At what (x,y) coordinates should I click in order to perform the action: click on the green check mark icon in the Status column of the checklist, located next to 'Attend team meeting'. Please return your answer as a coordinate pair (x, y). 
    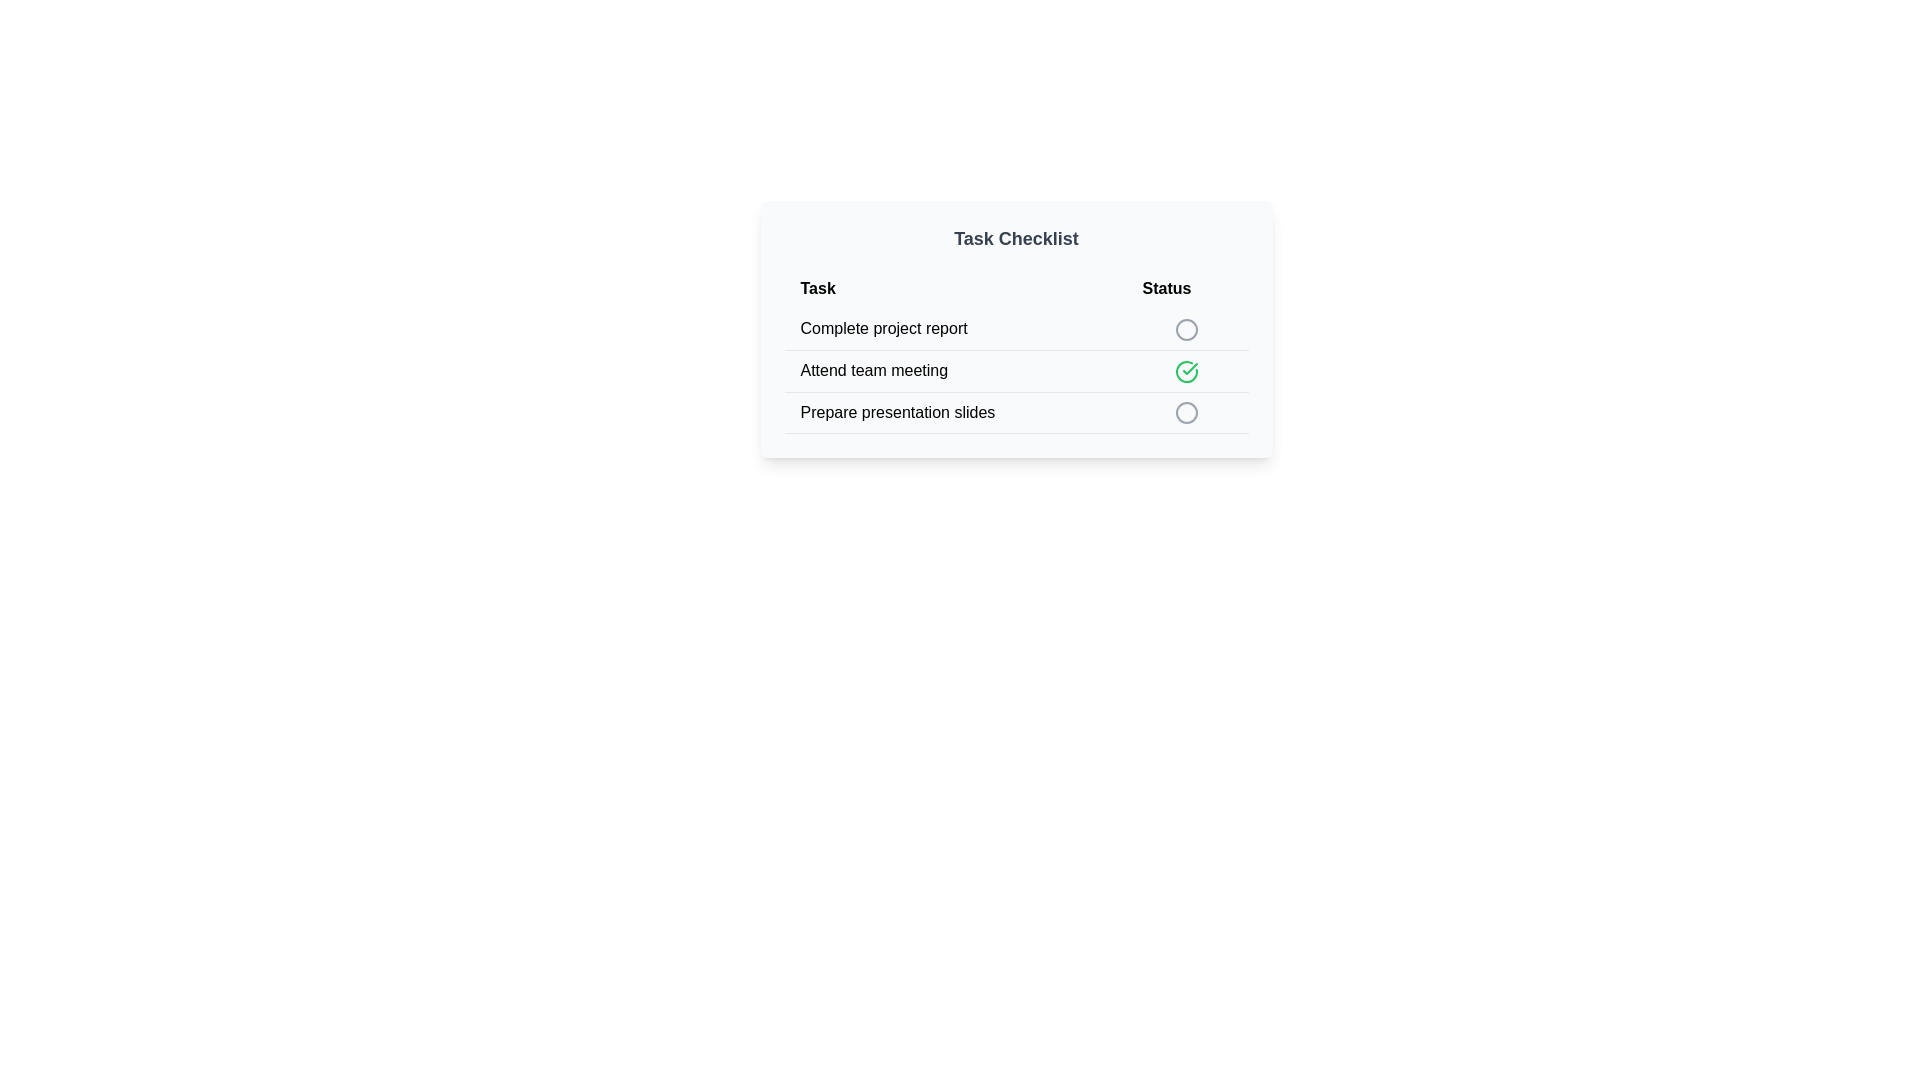
    Looking at the image, I should click on (1187, 371).